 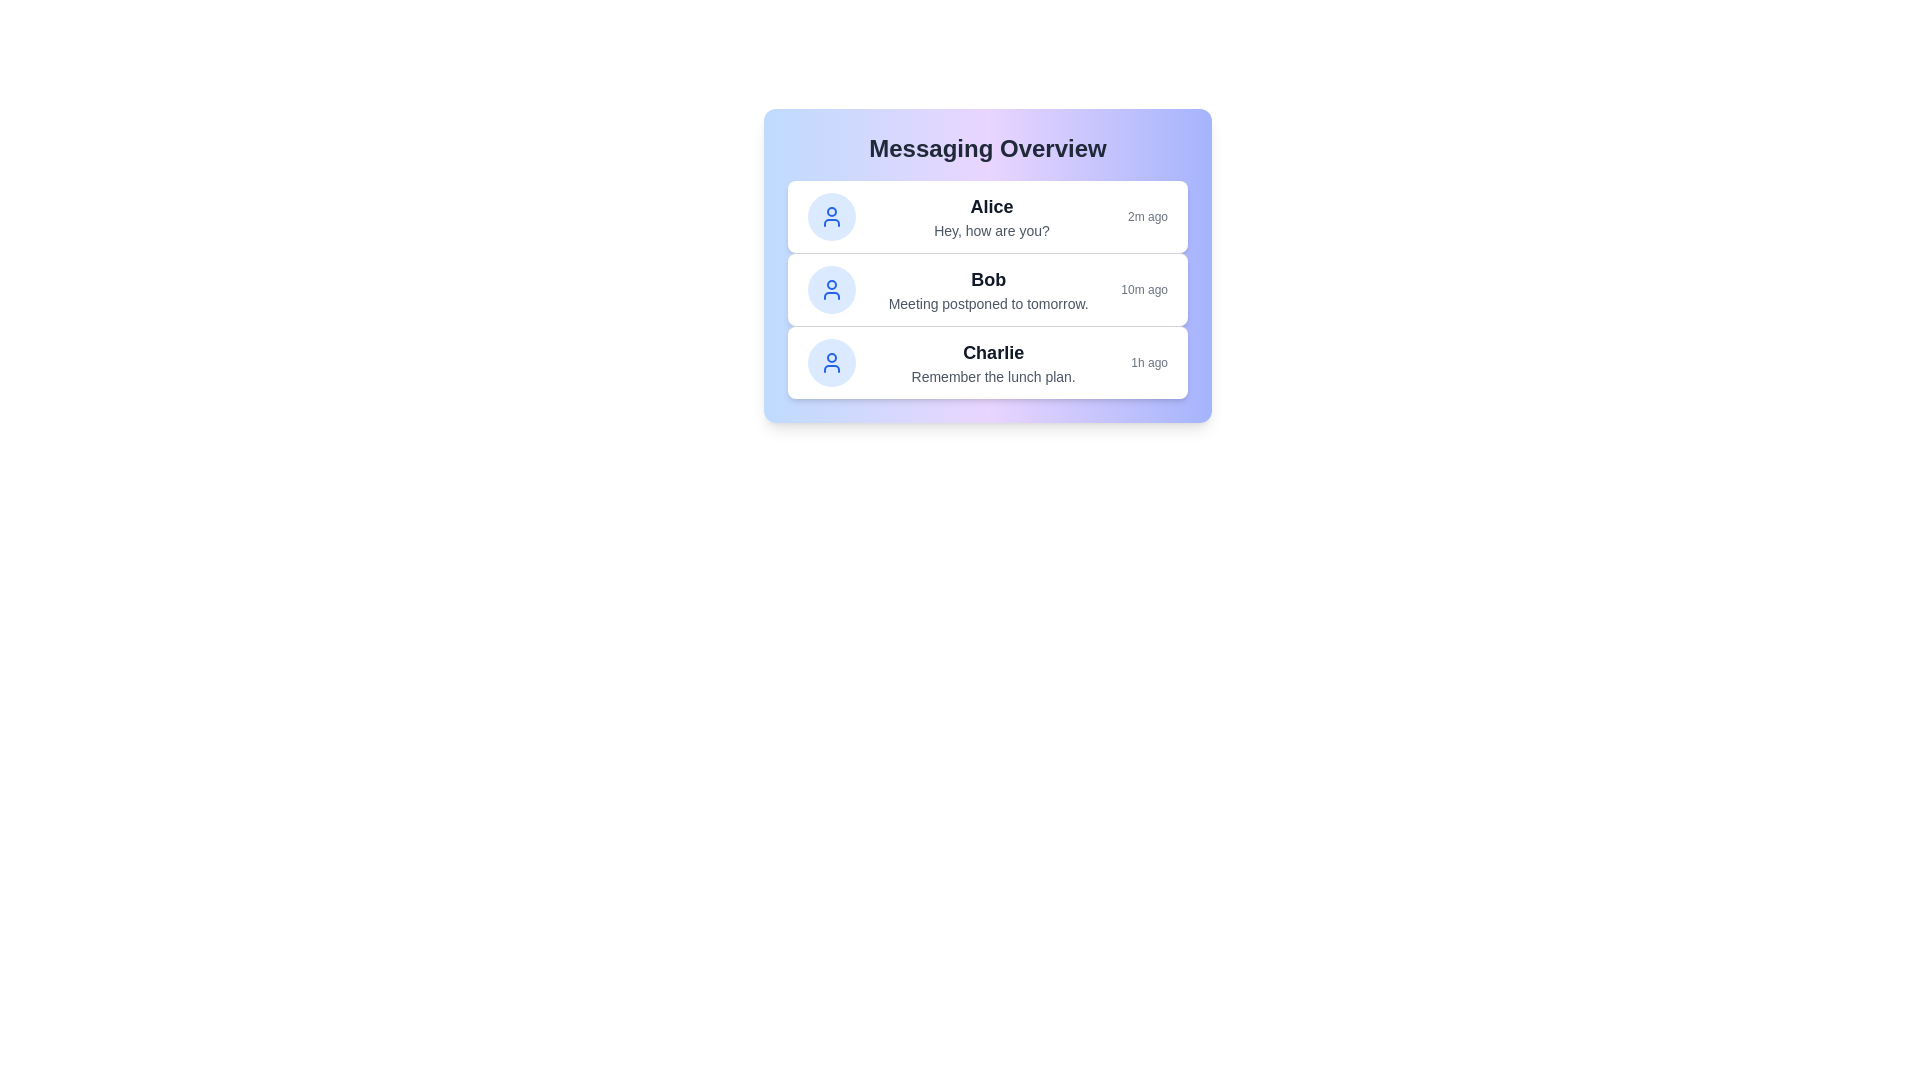 What do you see at coordinates (988, 289) in the screenshot?
I see `the list item corresponding to Bob` at bounding box center [988, 289].